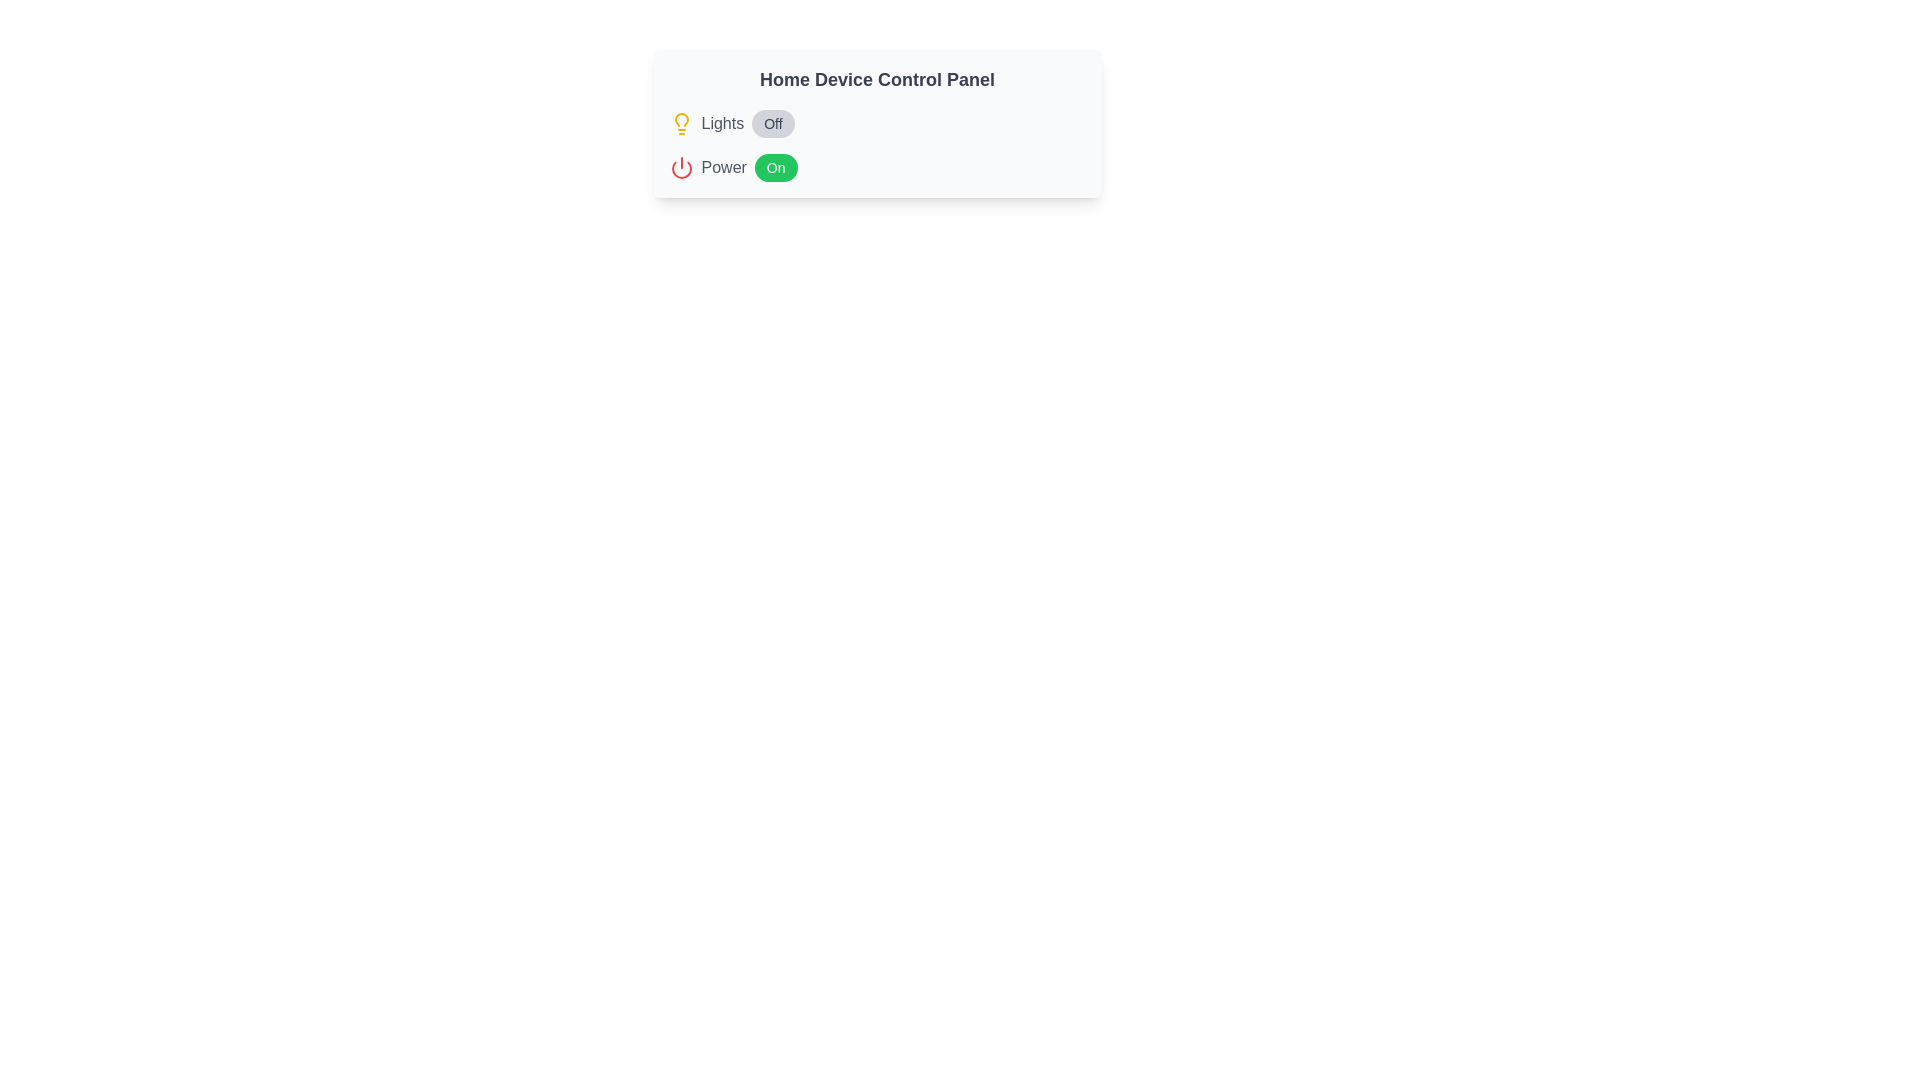 The width and height of the screenshot is (1920, 1080). What do you see at coordinates (877, 145) in the screenshot?
I see `the 'Off' button in the Home Device Control Panel to change the light state` at bounding box center [877, 145].